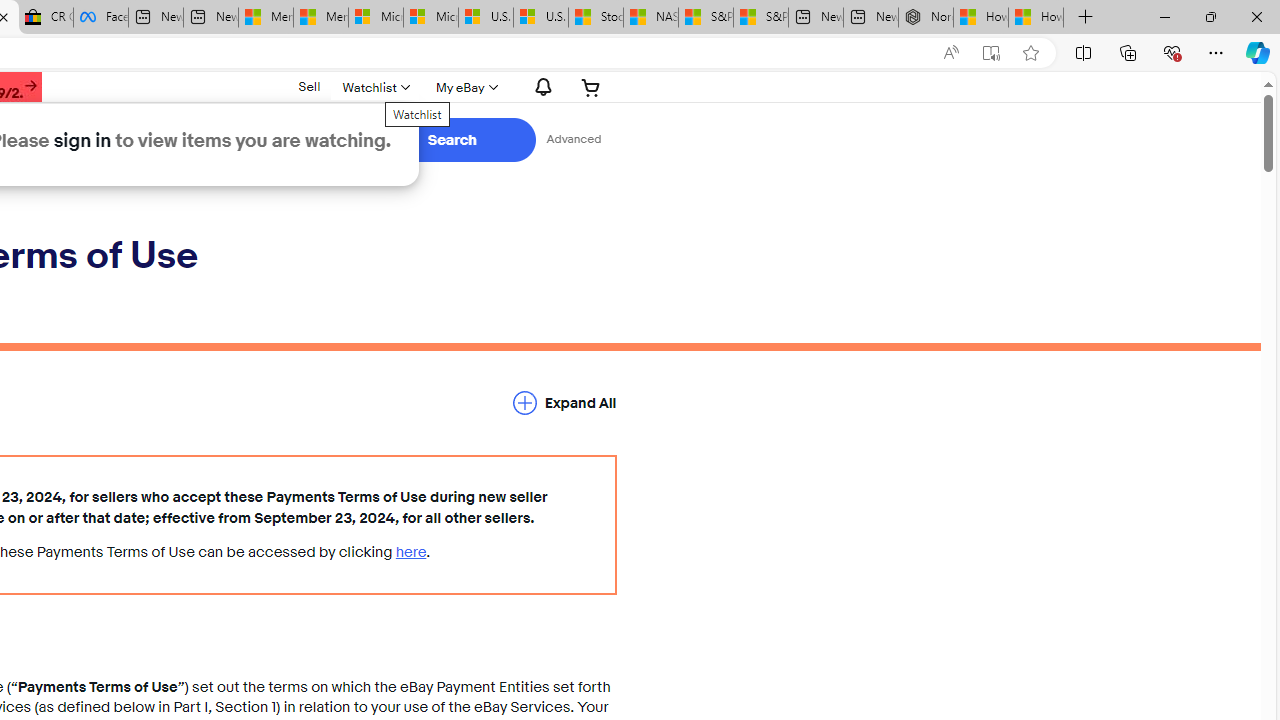 This screenshot has height=720, width=1280. I want to click on 'AutomationID: gh-eb-Alerts', so click(540, 86).